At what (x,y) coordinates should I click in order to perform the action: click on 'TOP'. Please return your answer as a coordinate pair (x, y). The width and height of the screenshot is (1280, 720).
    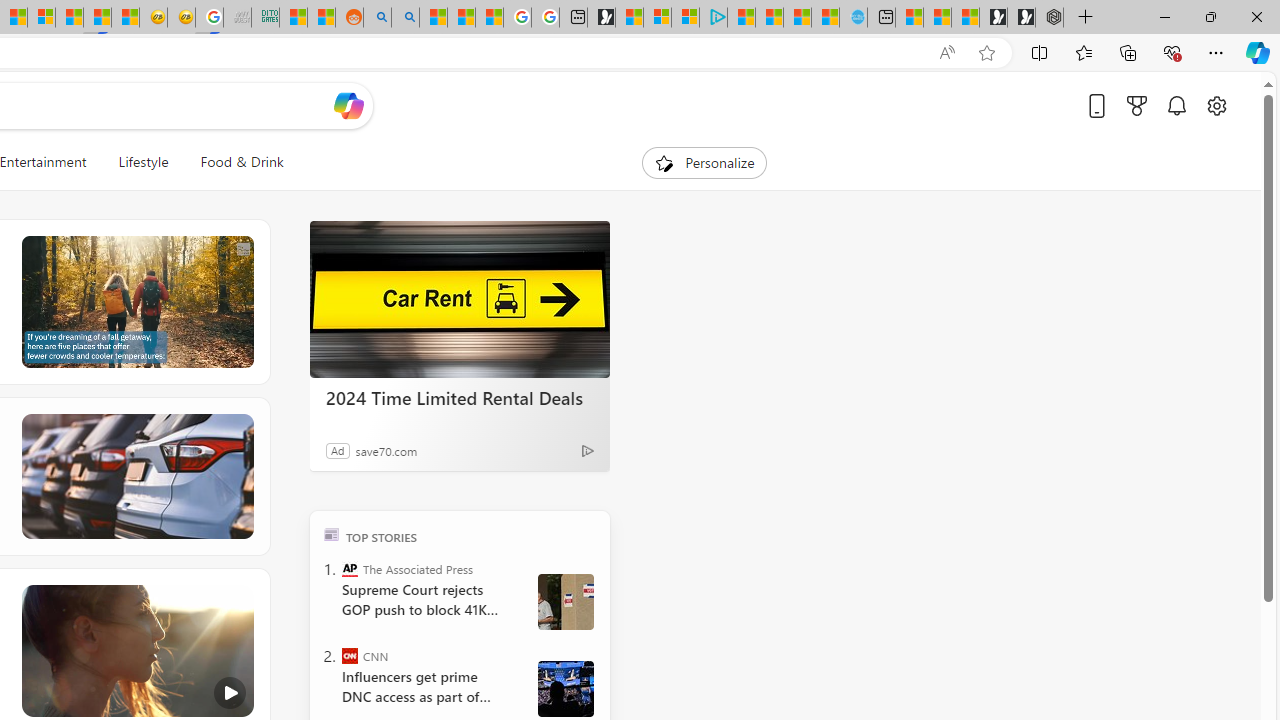
    Looking at the image, I should click on (332, 533).